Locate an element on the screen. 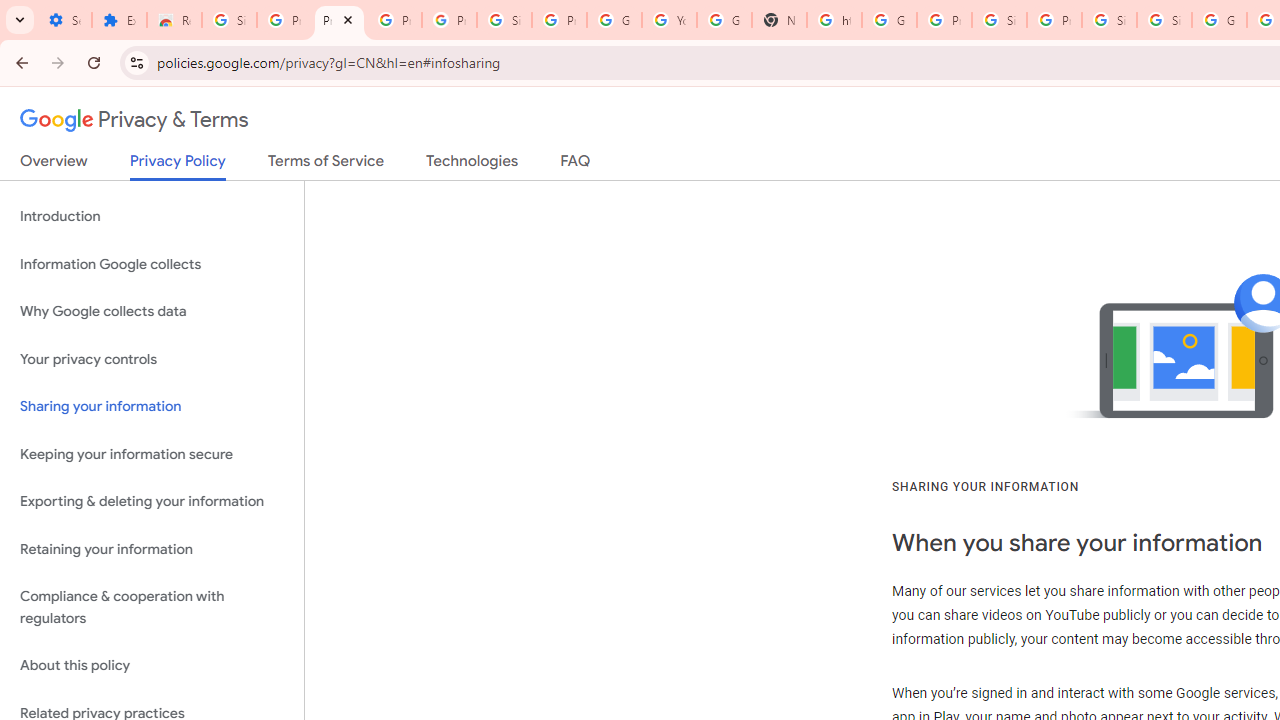 This screenshot has width=1280, height=720. 'Settings - On startup' is located at coordinates (64, 20).